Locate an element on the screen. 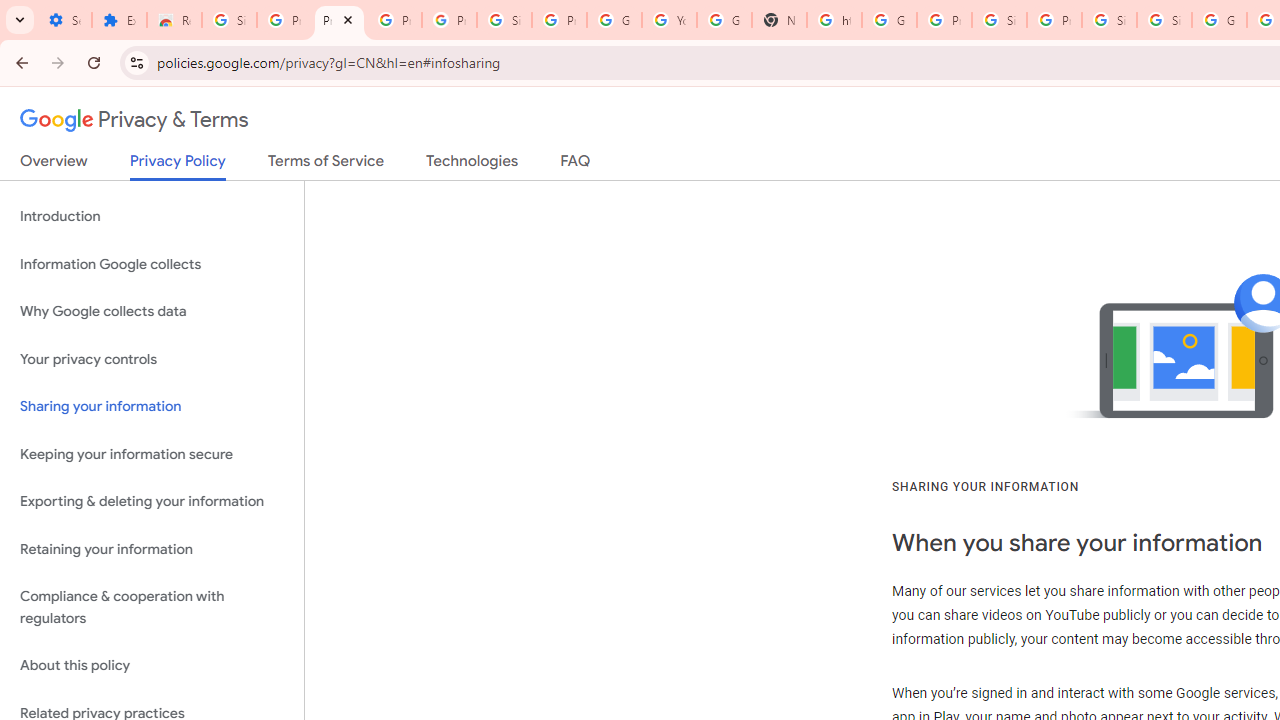 This screenshot has width=1280, height=720. 'Settings - On startup' is located at coordinates (64, 20).